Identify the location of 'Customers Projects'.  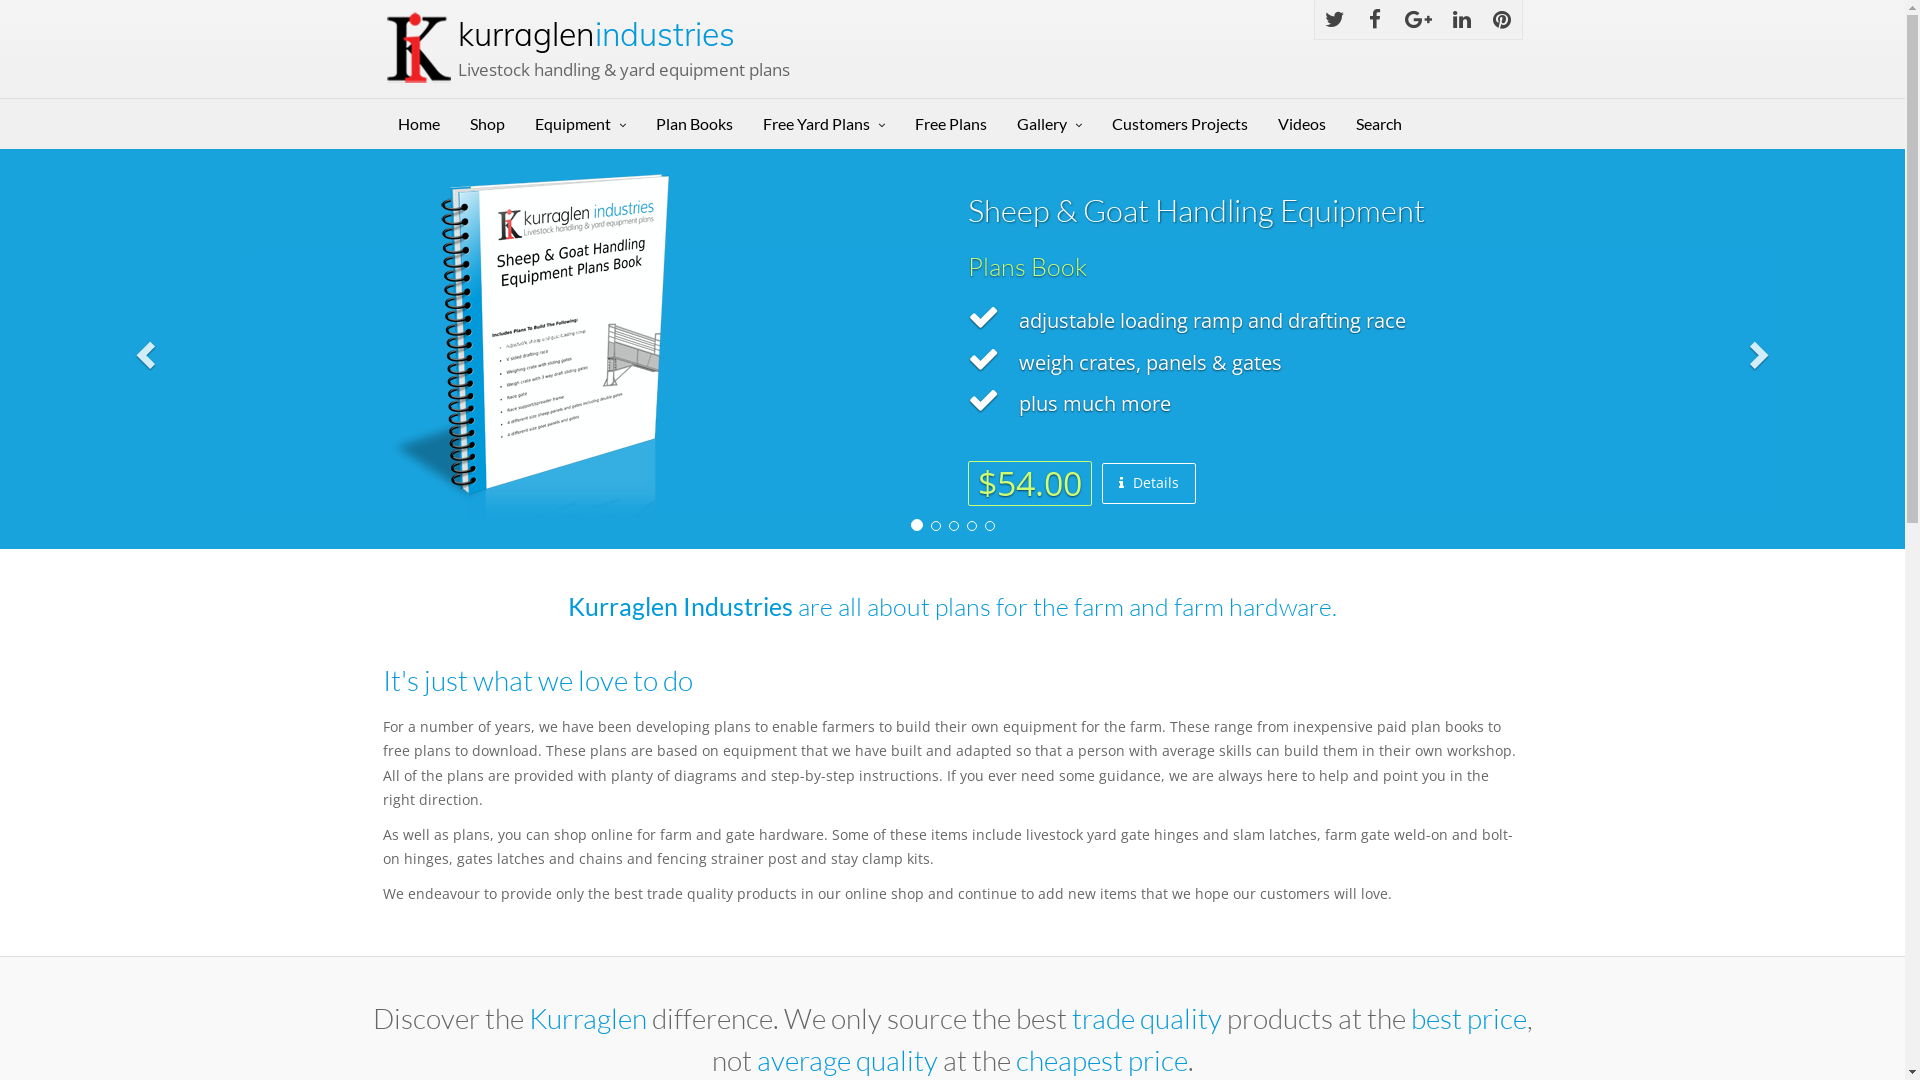
(1179, 123).